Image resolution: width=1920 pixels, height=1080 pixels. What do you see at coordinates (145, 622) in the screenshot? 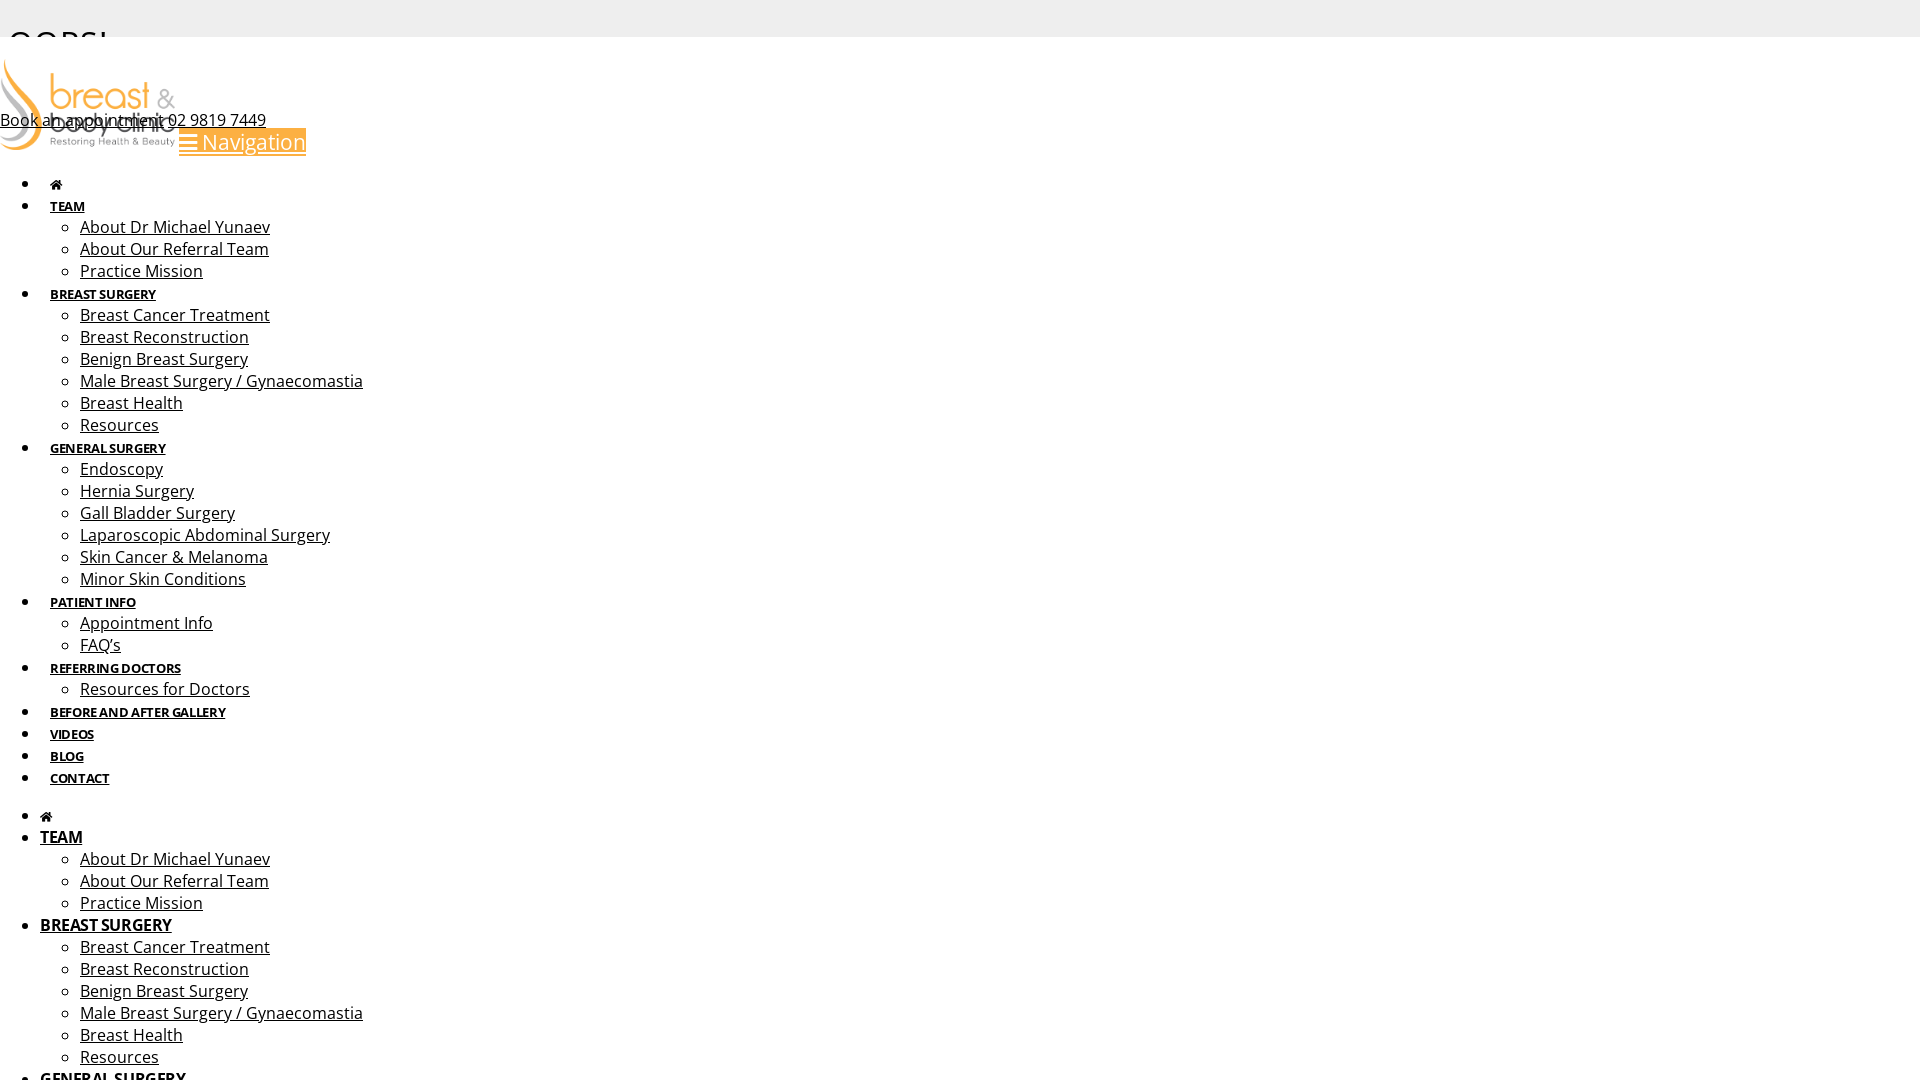
I see `'Appointment Info'` at bounding box center [145, 622].